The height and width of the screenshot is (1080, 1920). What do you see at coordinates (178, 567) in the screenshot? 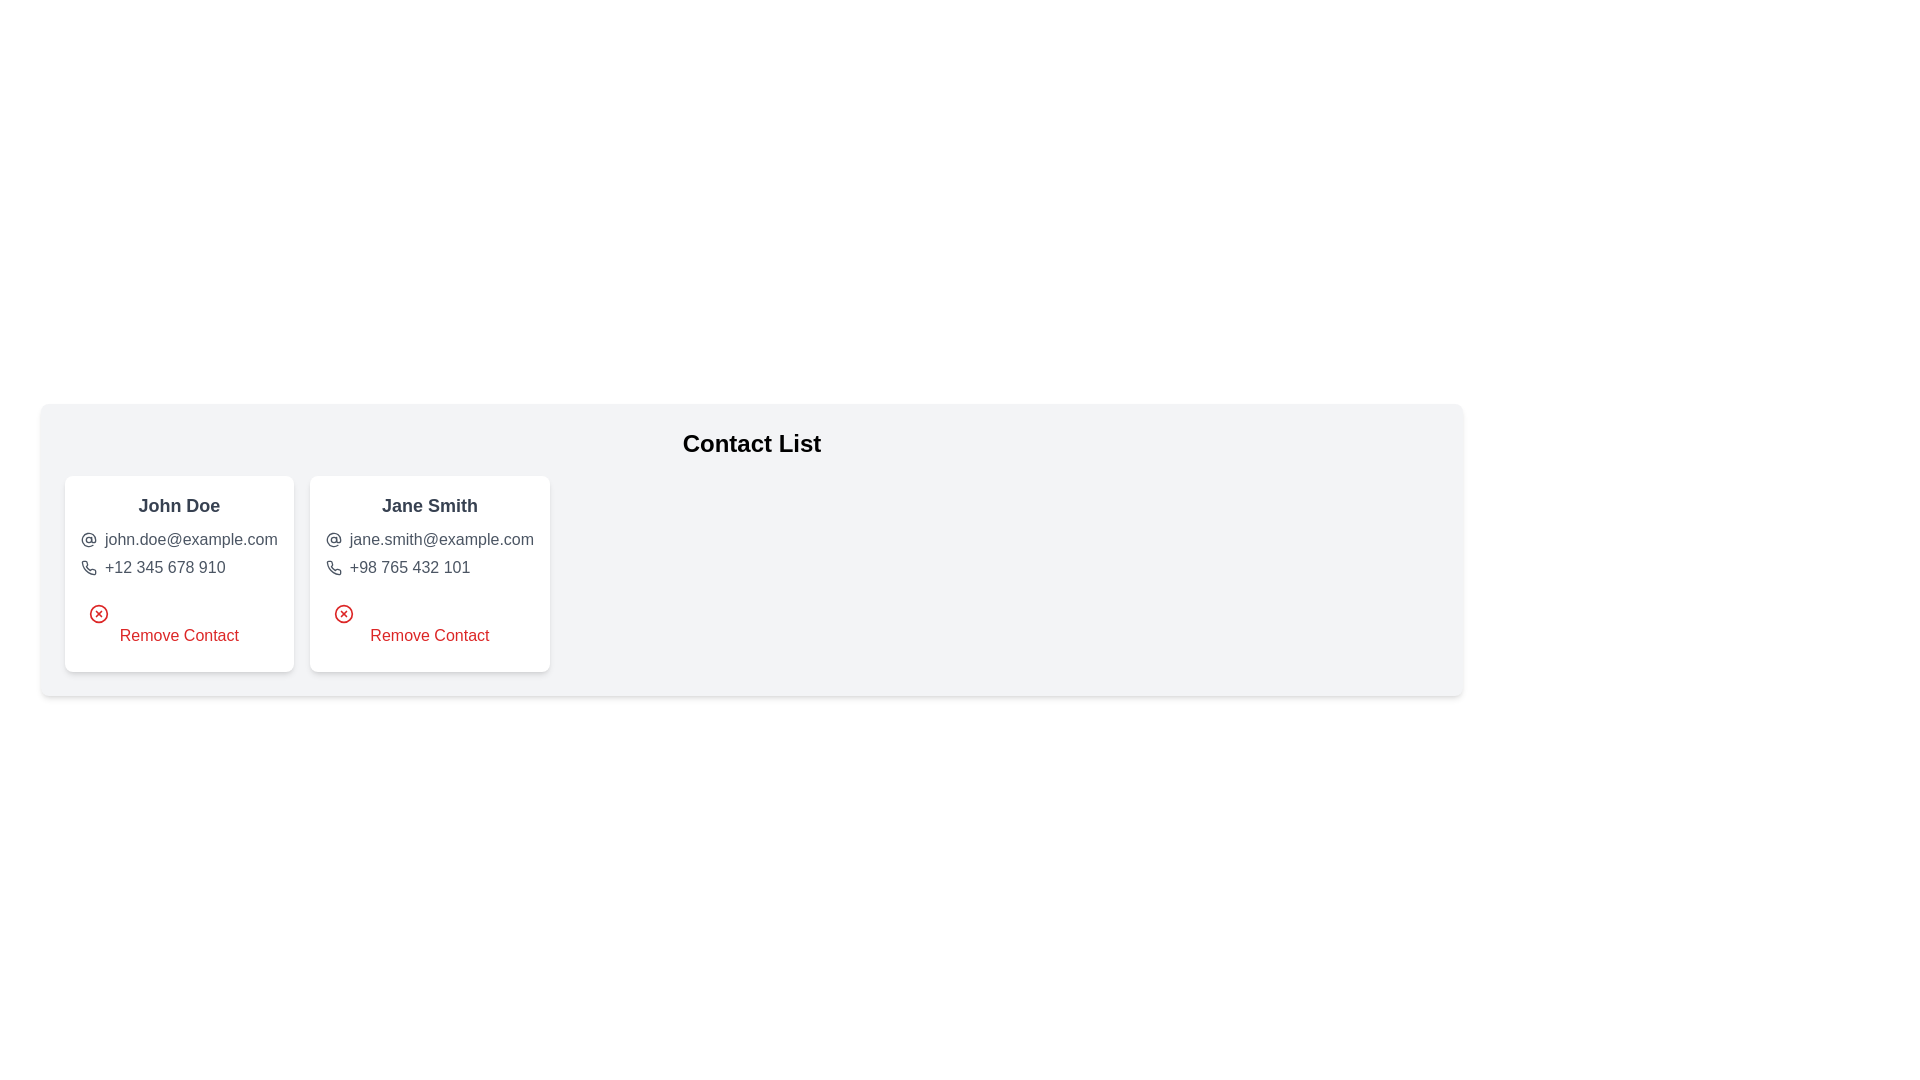
I see `the text field for phone number` at bounding box center [178, 567].